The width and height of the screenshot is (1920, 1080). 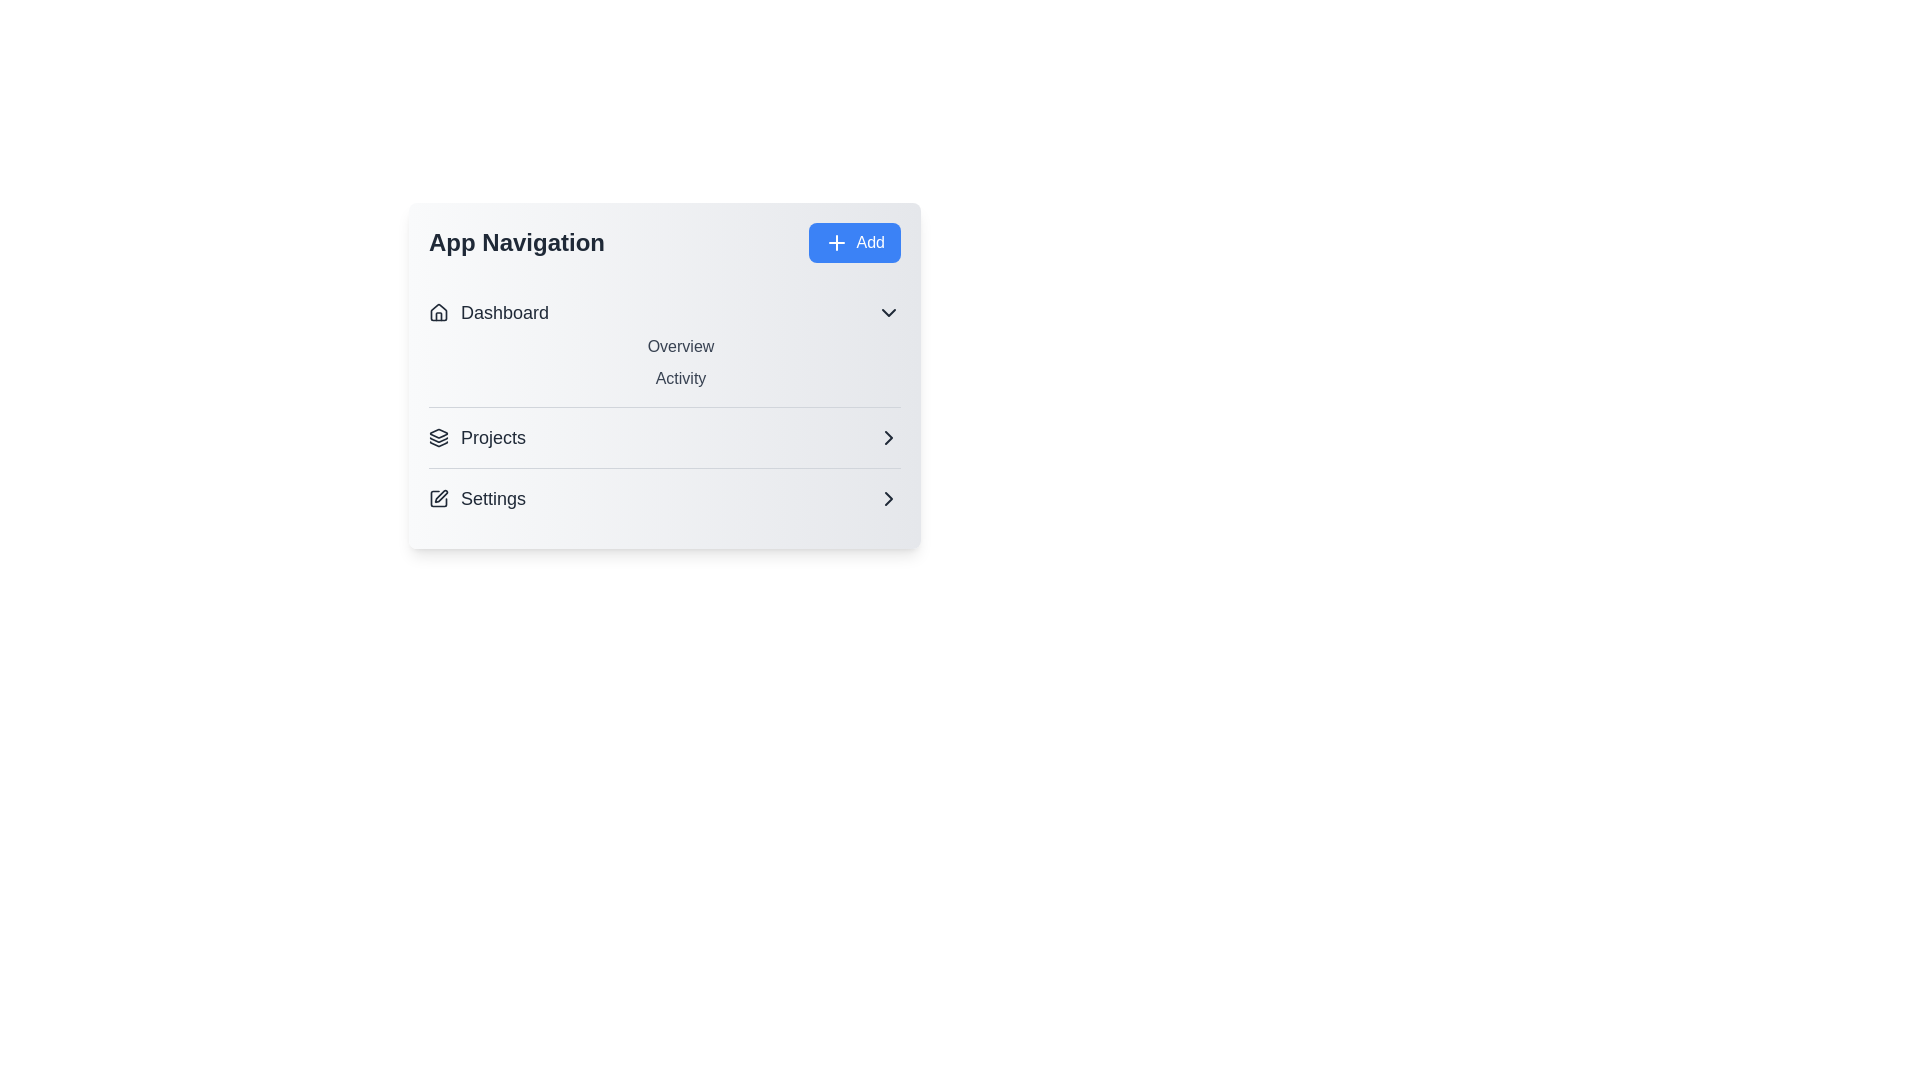 What do you see at coordinates (854, 242) in the screenshot?
I see `the 'Add' button to trigger the action` at bounding box center [854, 242].